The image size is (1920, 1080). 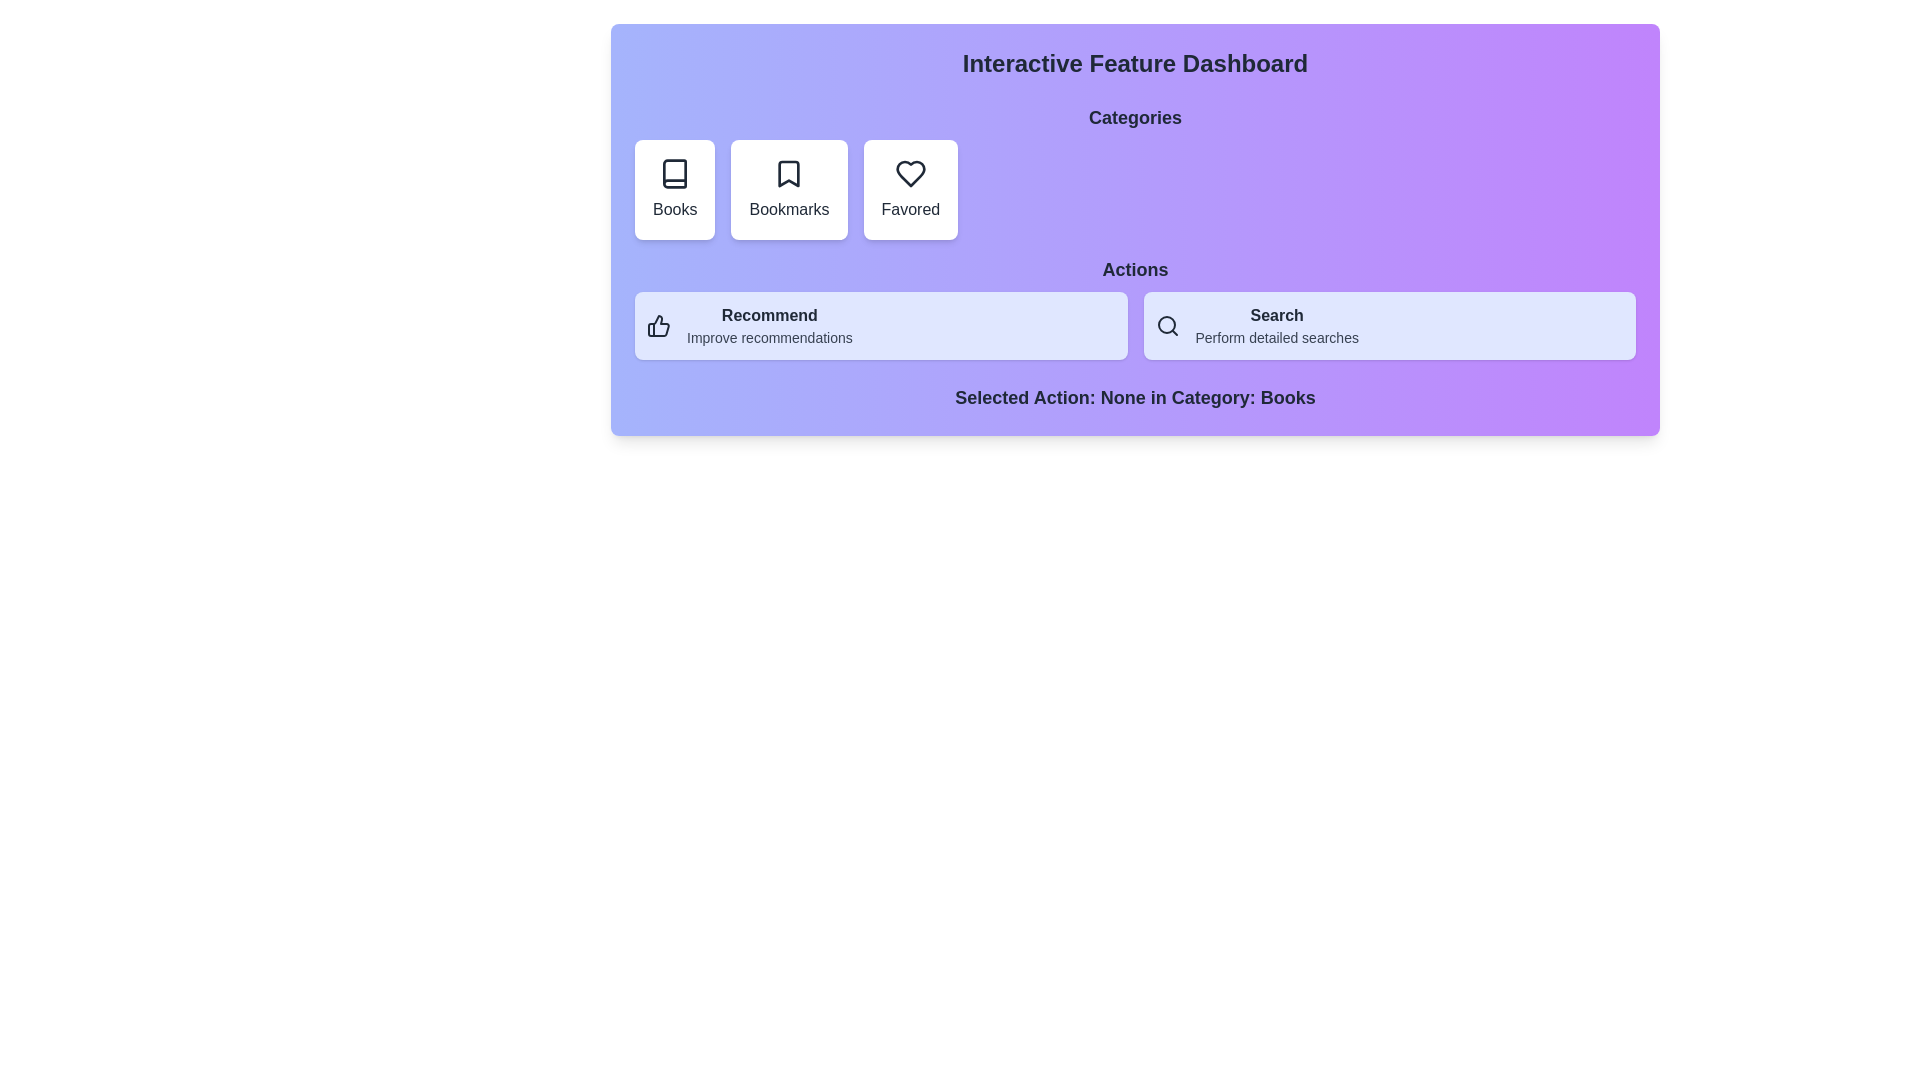 What do you see at coordinates (1276, 325) in the screenshot?
I see `descriptive label containing the text 'Search' and 'Perform detailed searches' located in the middle-right section of the 'Actions' area, which has a light indigo background and dark gray text` at bounding box center [1276, 325].